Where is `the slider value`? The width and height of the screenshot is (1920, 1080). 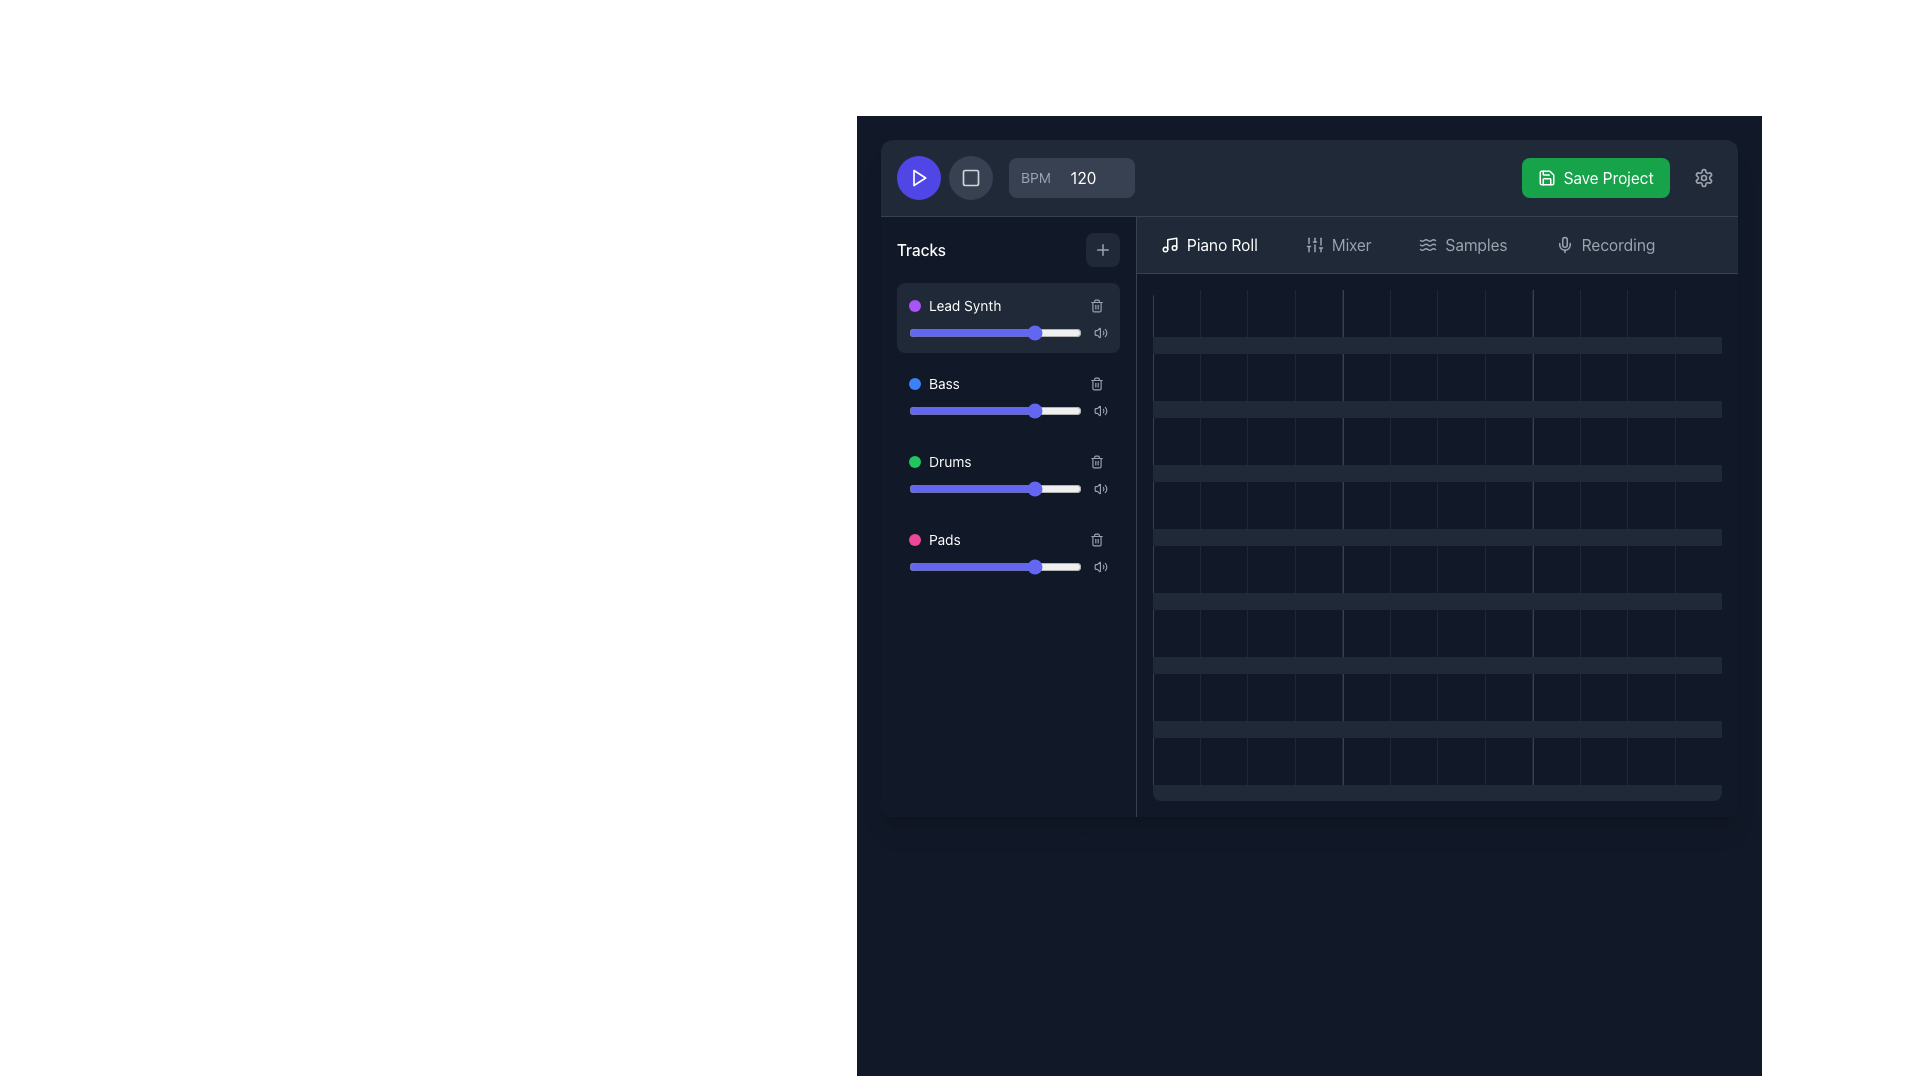
the slider value is located at coordinates (962, 331).